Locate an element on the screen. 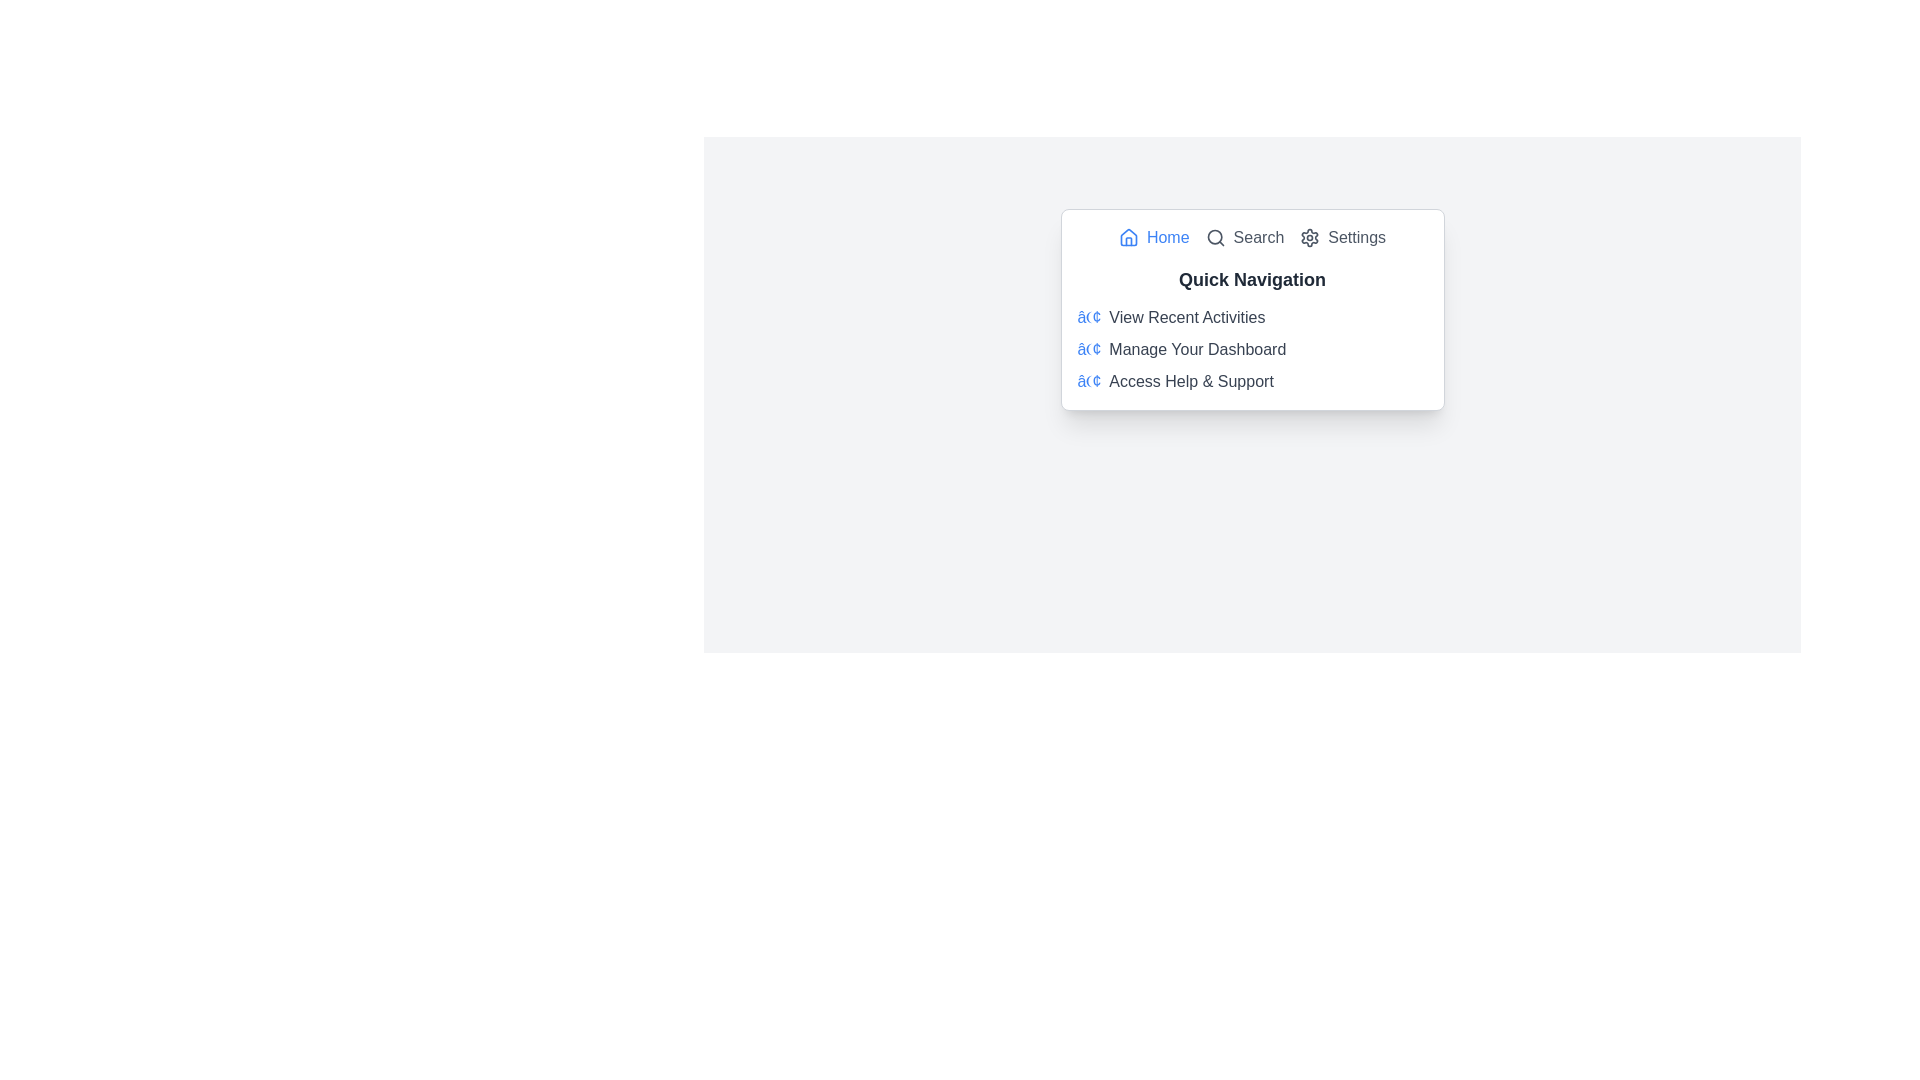 This screenshot has width=1920, height=1080. the text label for the home or dashboard page located in the top-left section of the dropdown menu is located at coordinates (1168, 237).